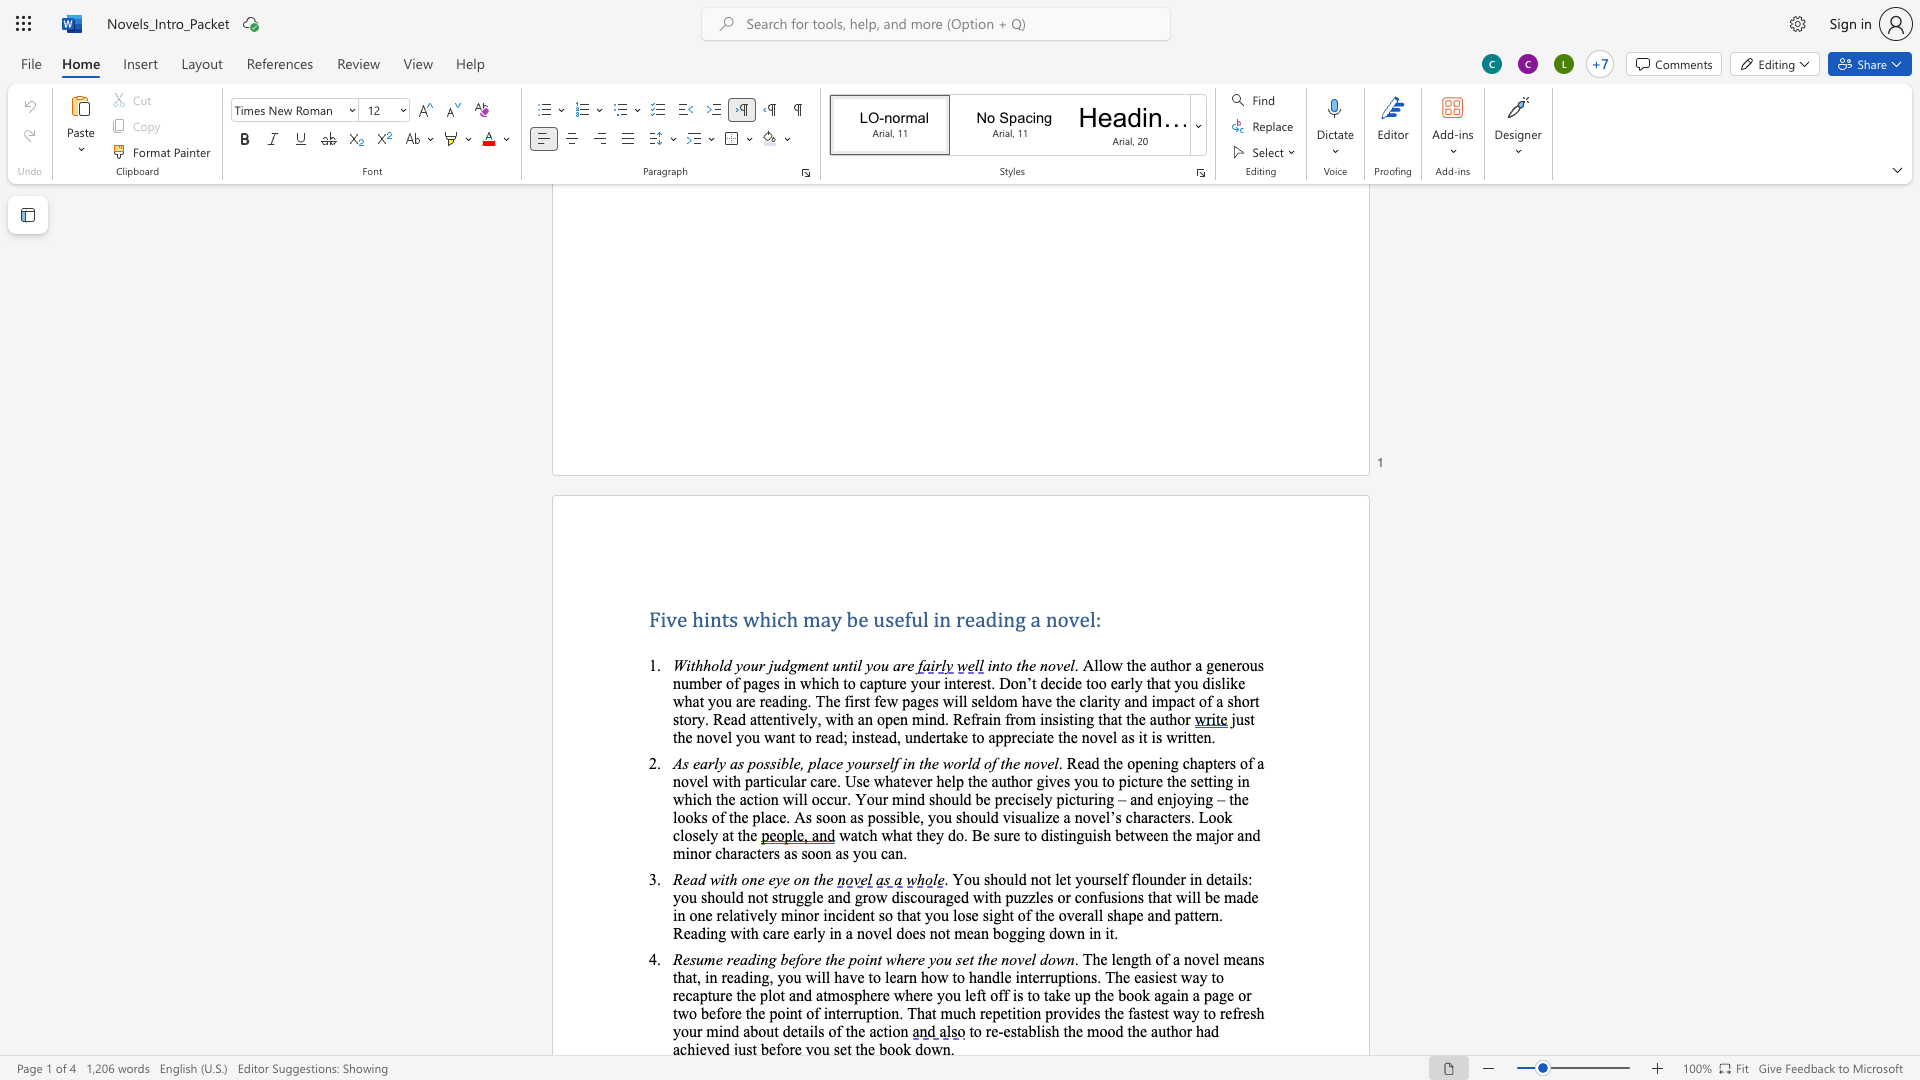  What do you see at coordinates (711, 665) in the screenshot?
I see `the space between the continuous character "h" and "o" in the text` at bounding box center [711, 665].